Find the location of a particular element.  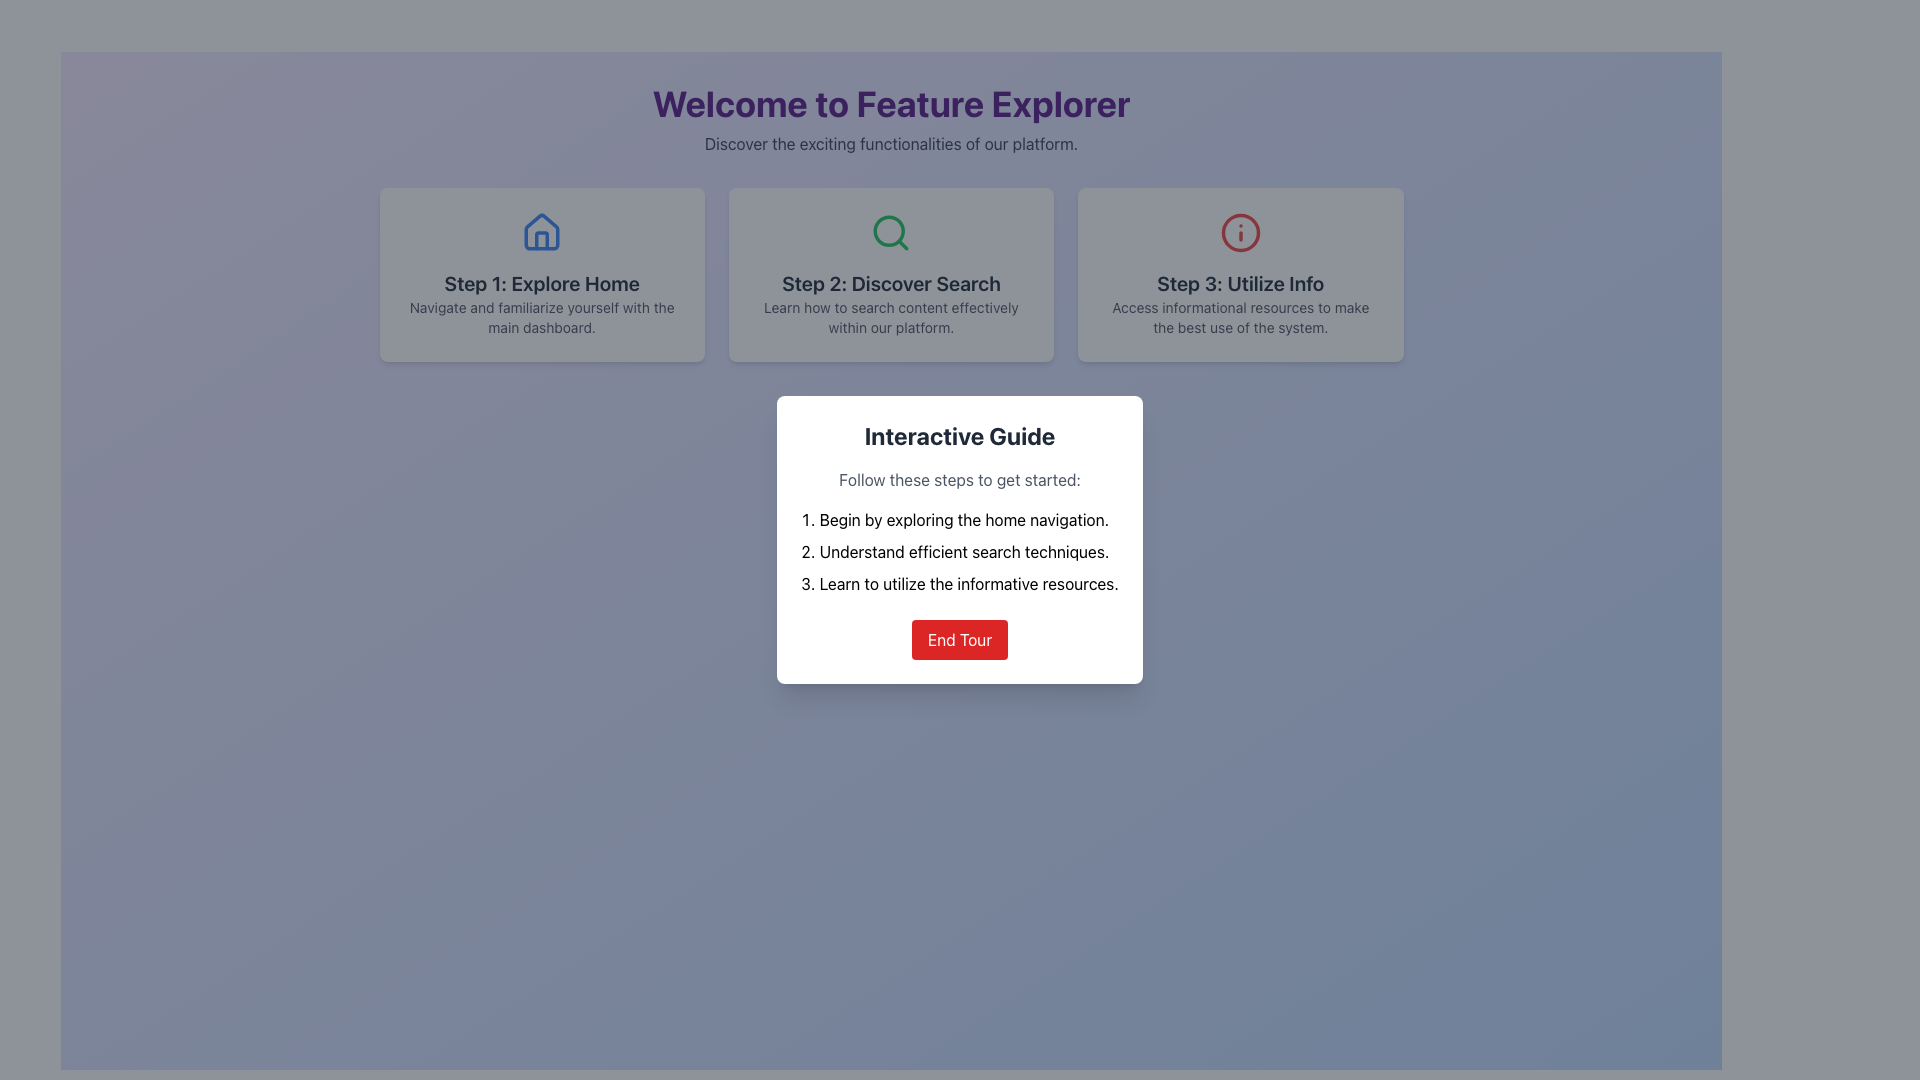

text content of the Informational Card positioned above the description text in the first column of a three-column layout is located at coordinates (542, 274).